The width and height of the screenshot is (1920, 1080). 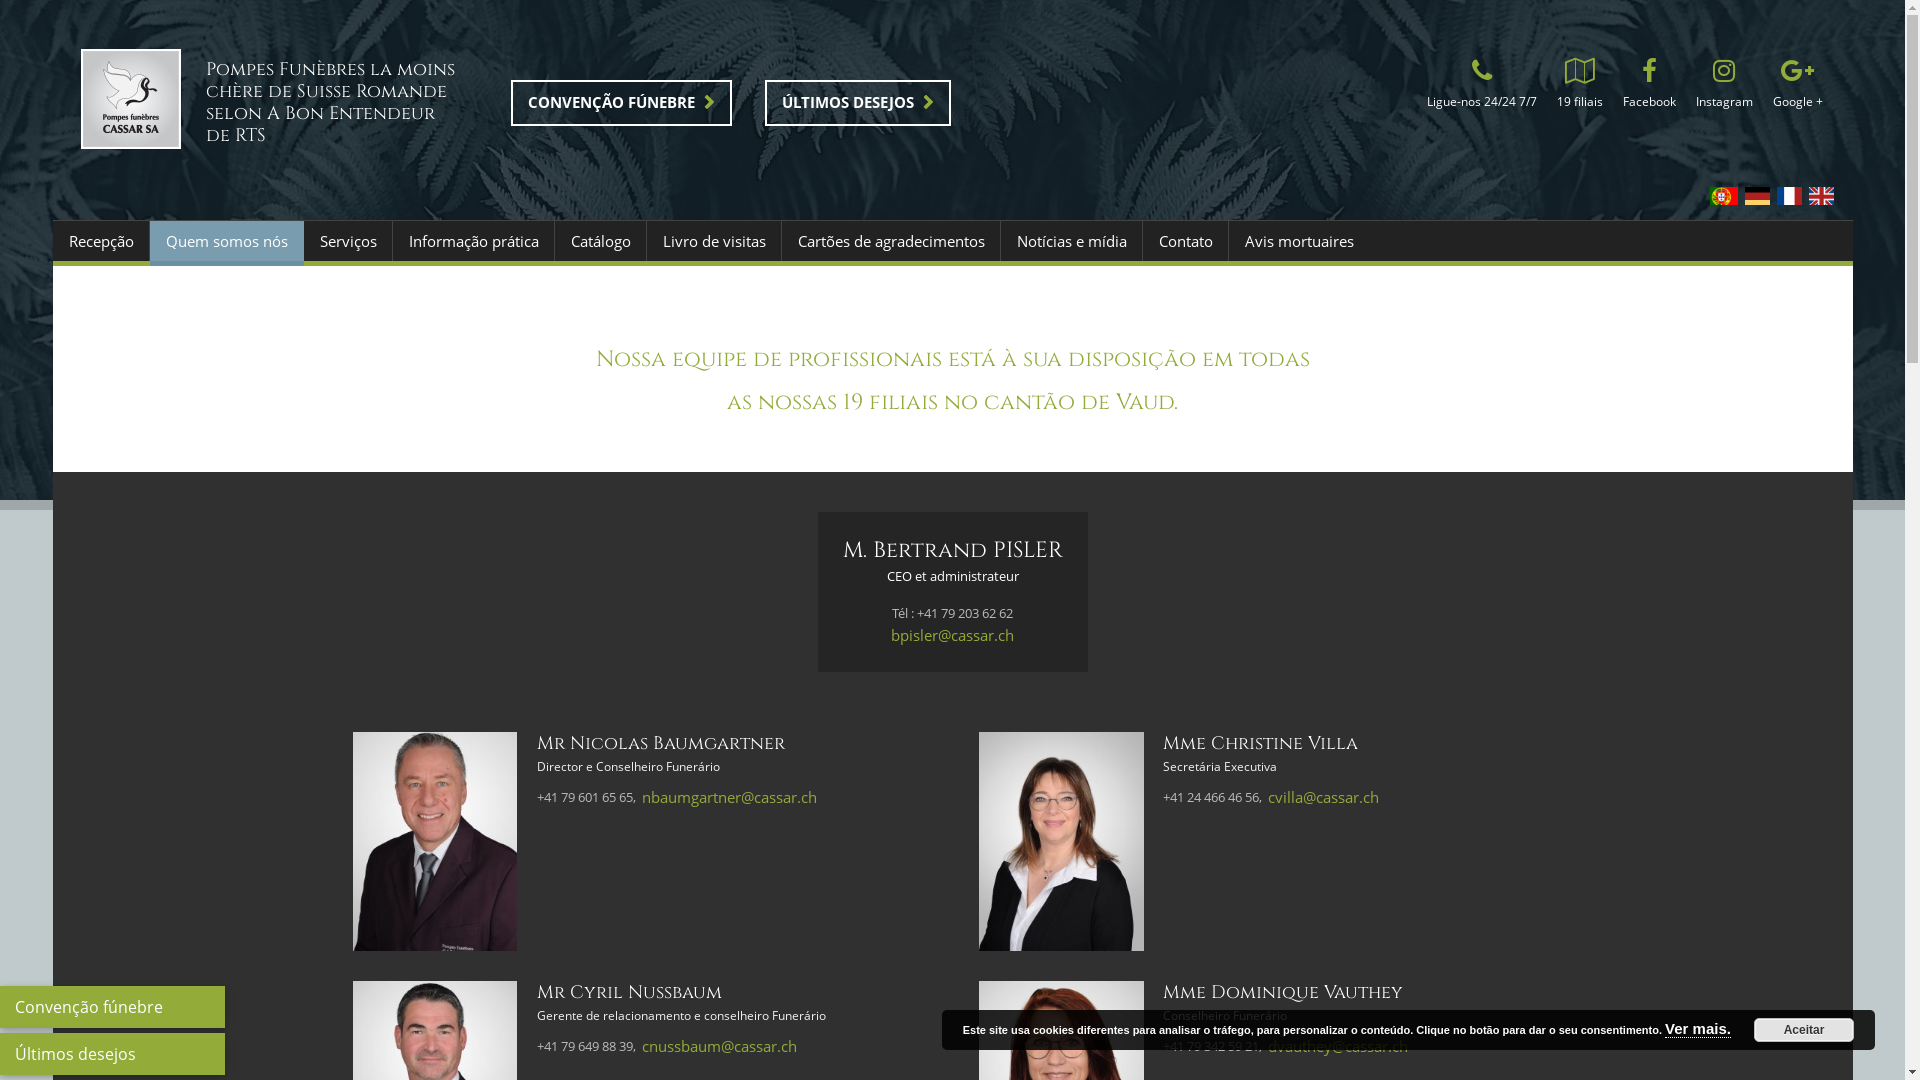 I want to click on 'Aceitar', so click(x=1804, y=1029).